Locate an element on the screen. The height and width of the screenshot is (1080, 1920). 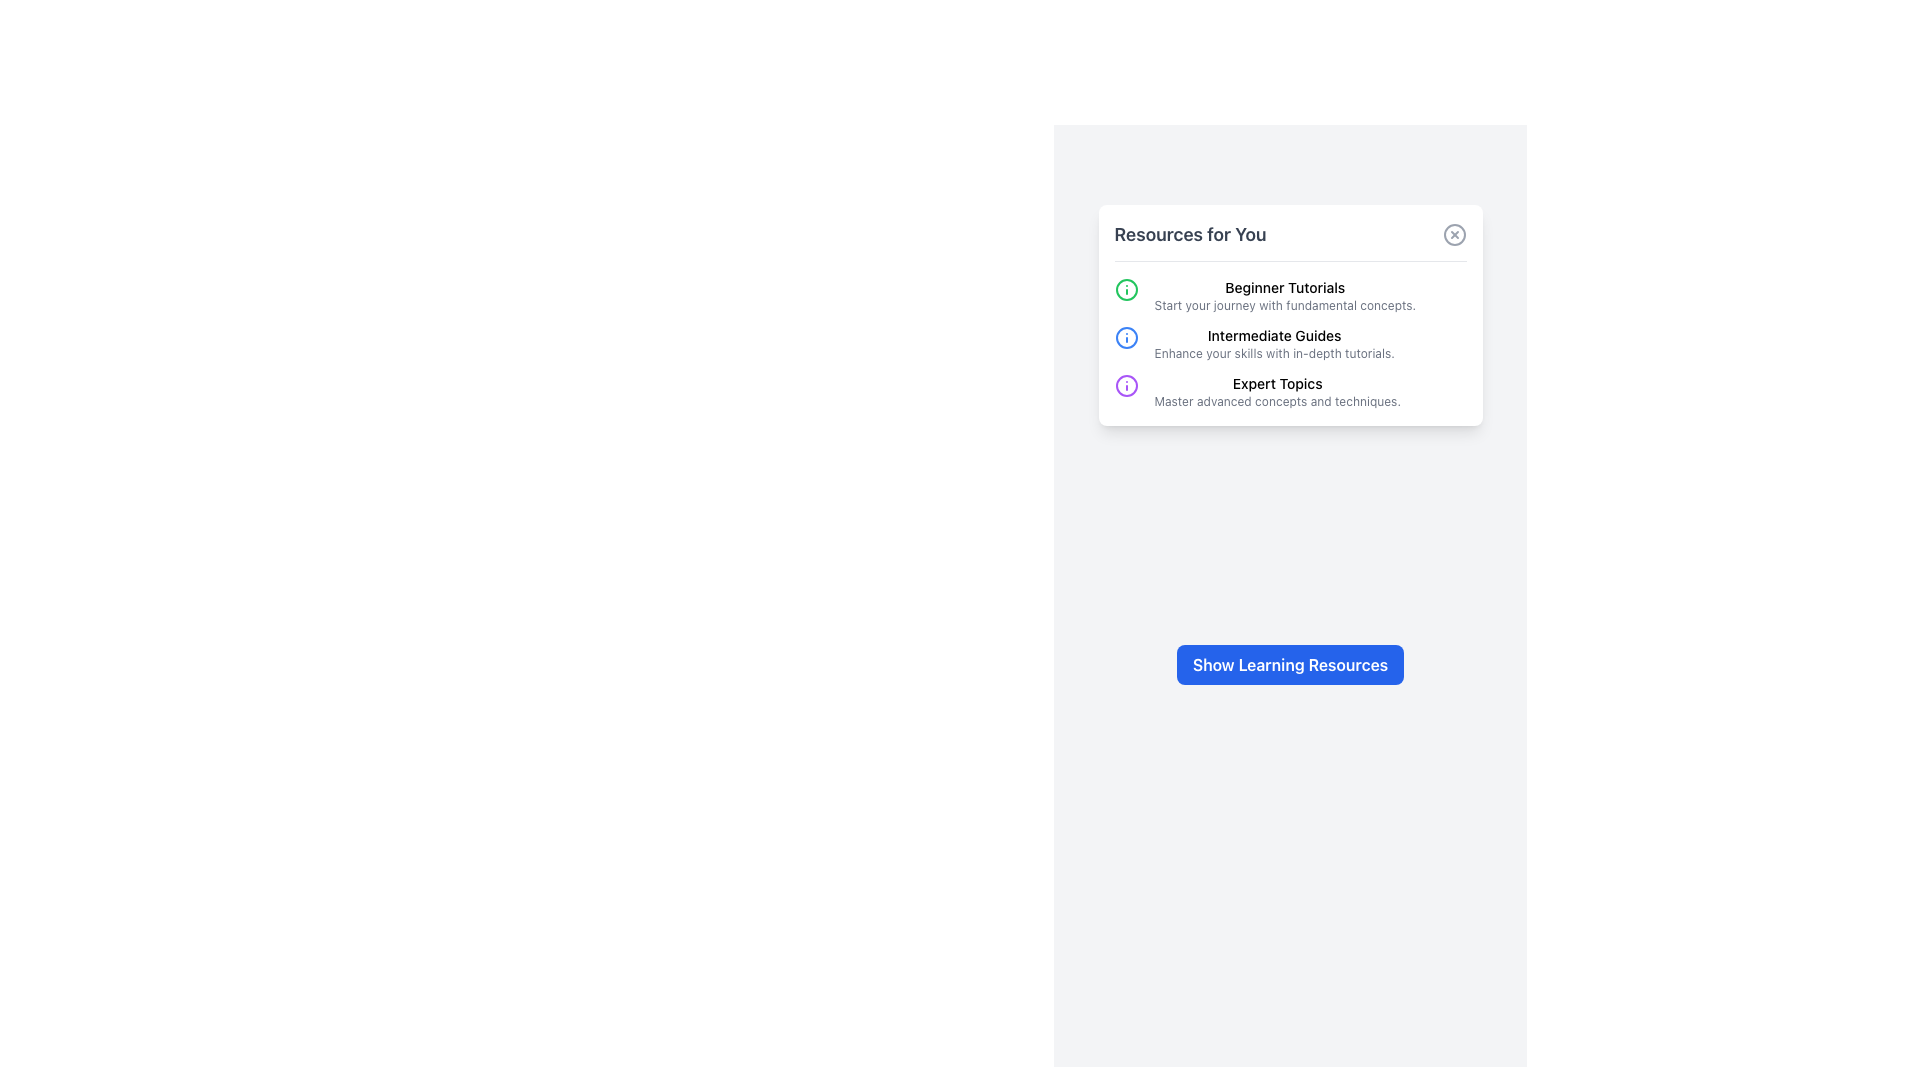
the second item in the vertical list titled 'Resources for You' is located at coordinates (1273, 342).